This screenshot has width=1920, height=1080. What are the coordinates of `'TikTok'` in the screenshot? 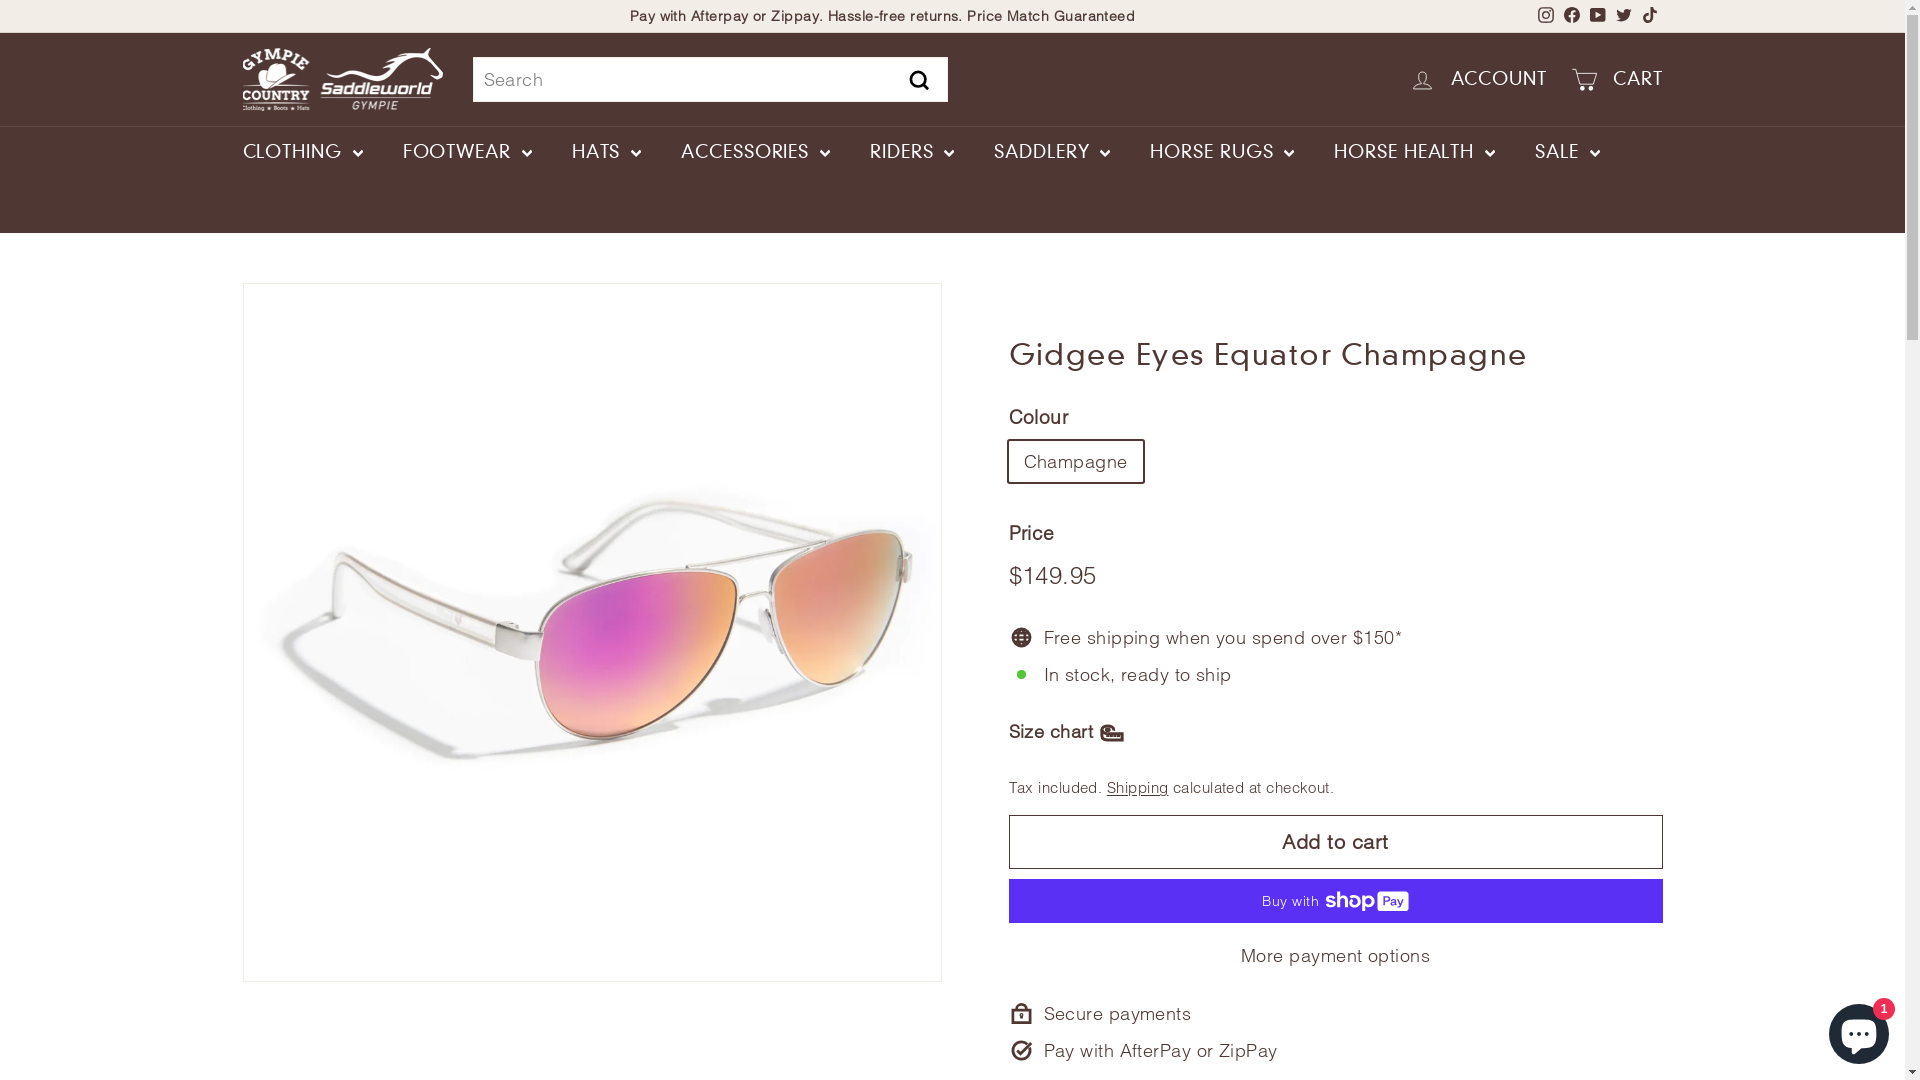 It's located at (1649, 16).